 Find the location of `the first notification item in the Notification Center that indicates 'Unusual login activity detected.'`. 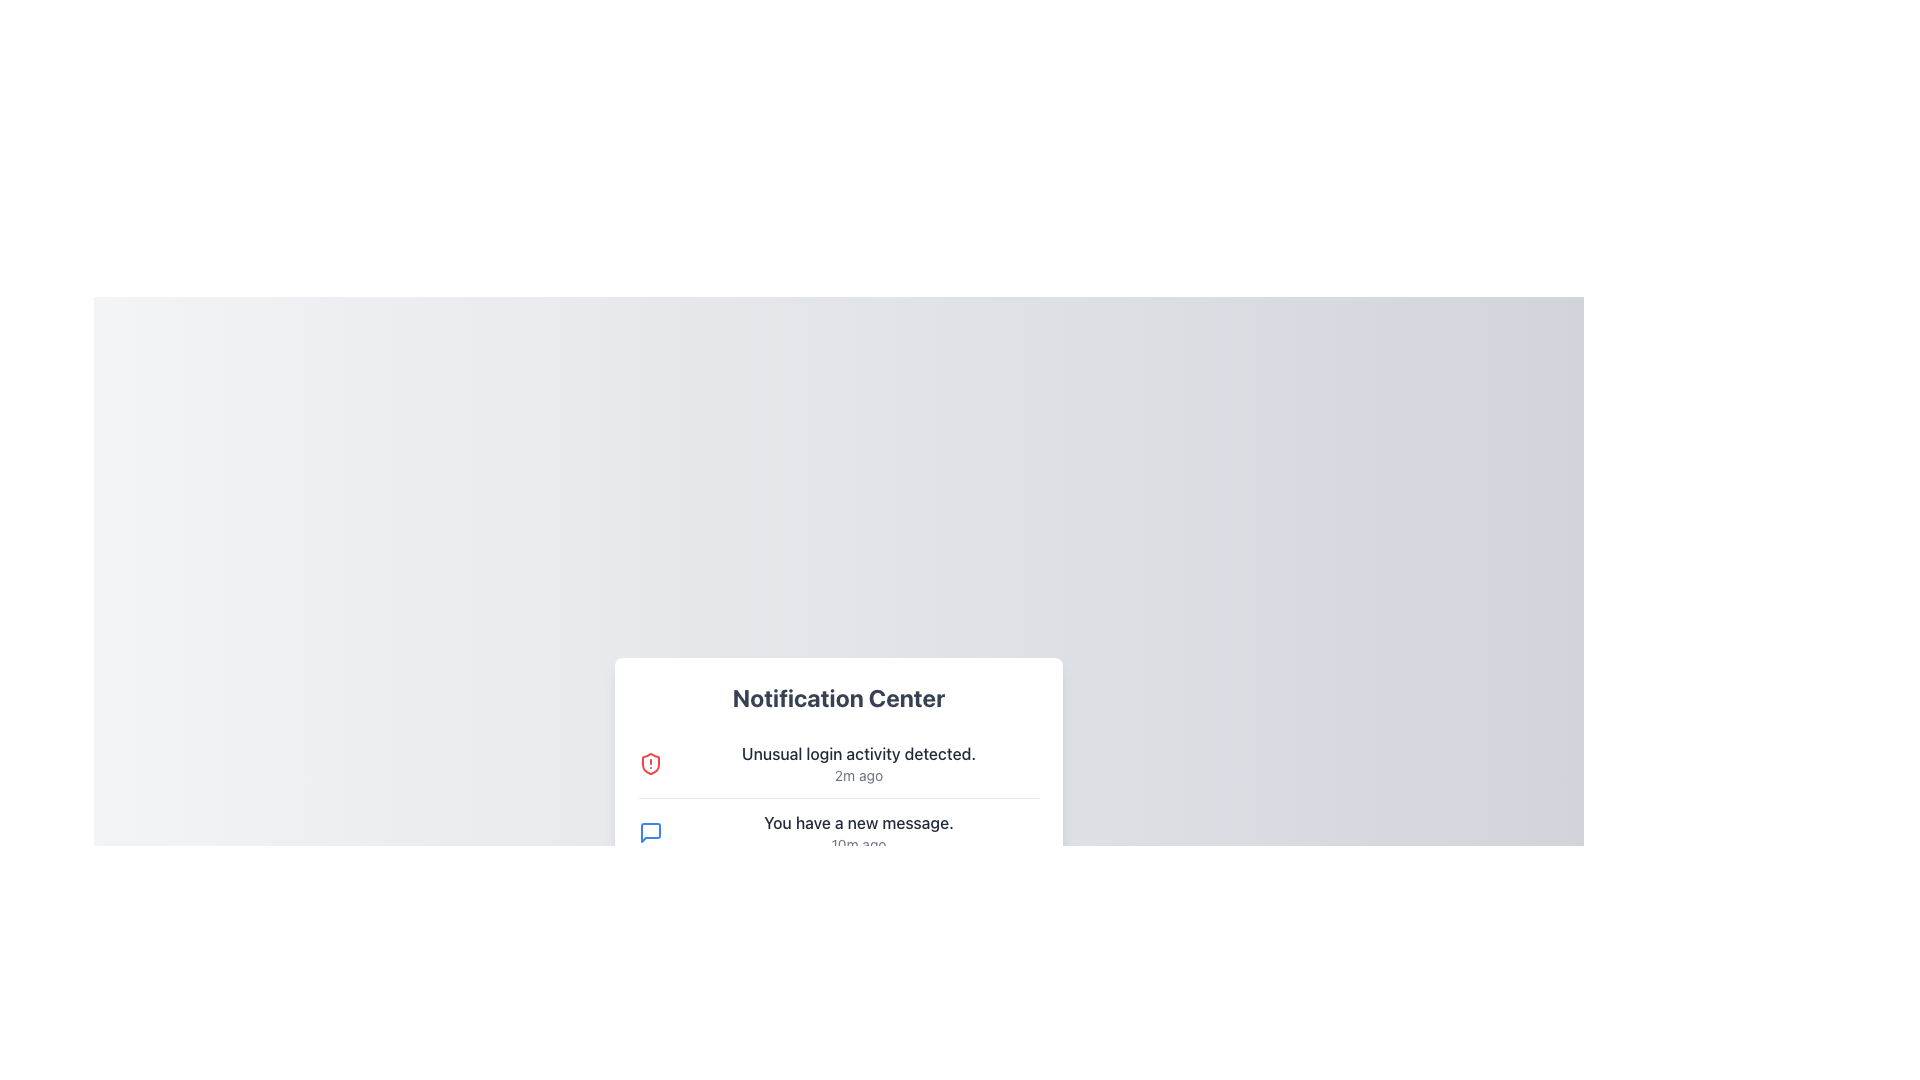

the first notification item in the Notification Center that indicates 'Unusual login activity detected.' is located at coordinates (839, 763).